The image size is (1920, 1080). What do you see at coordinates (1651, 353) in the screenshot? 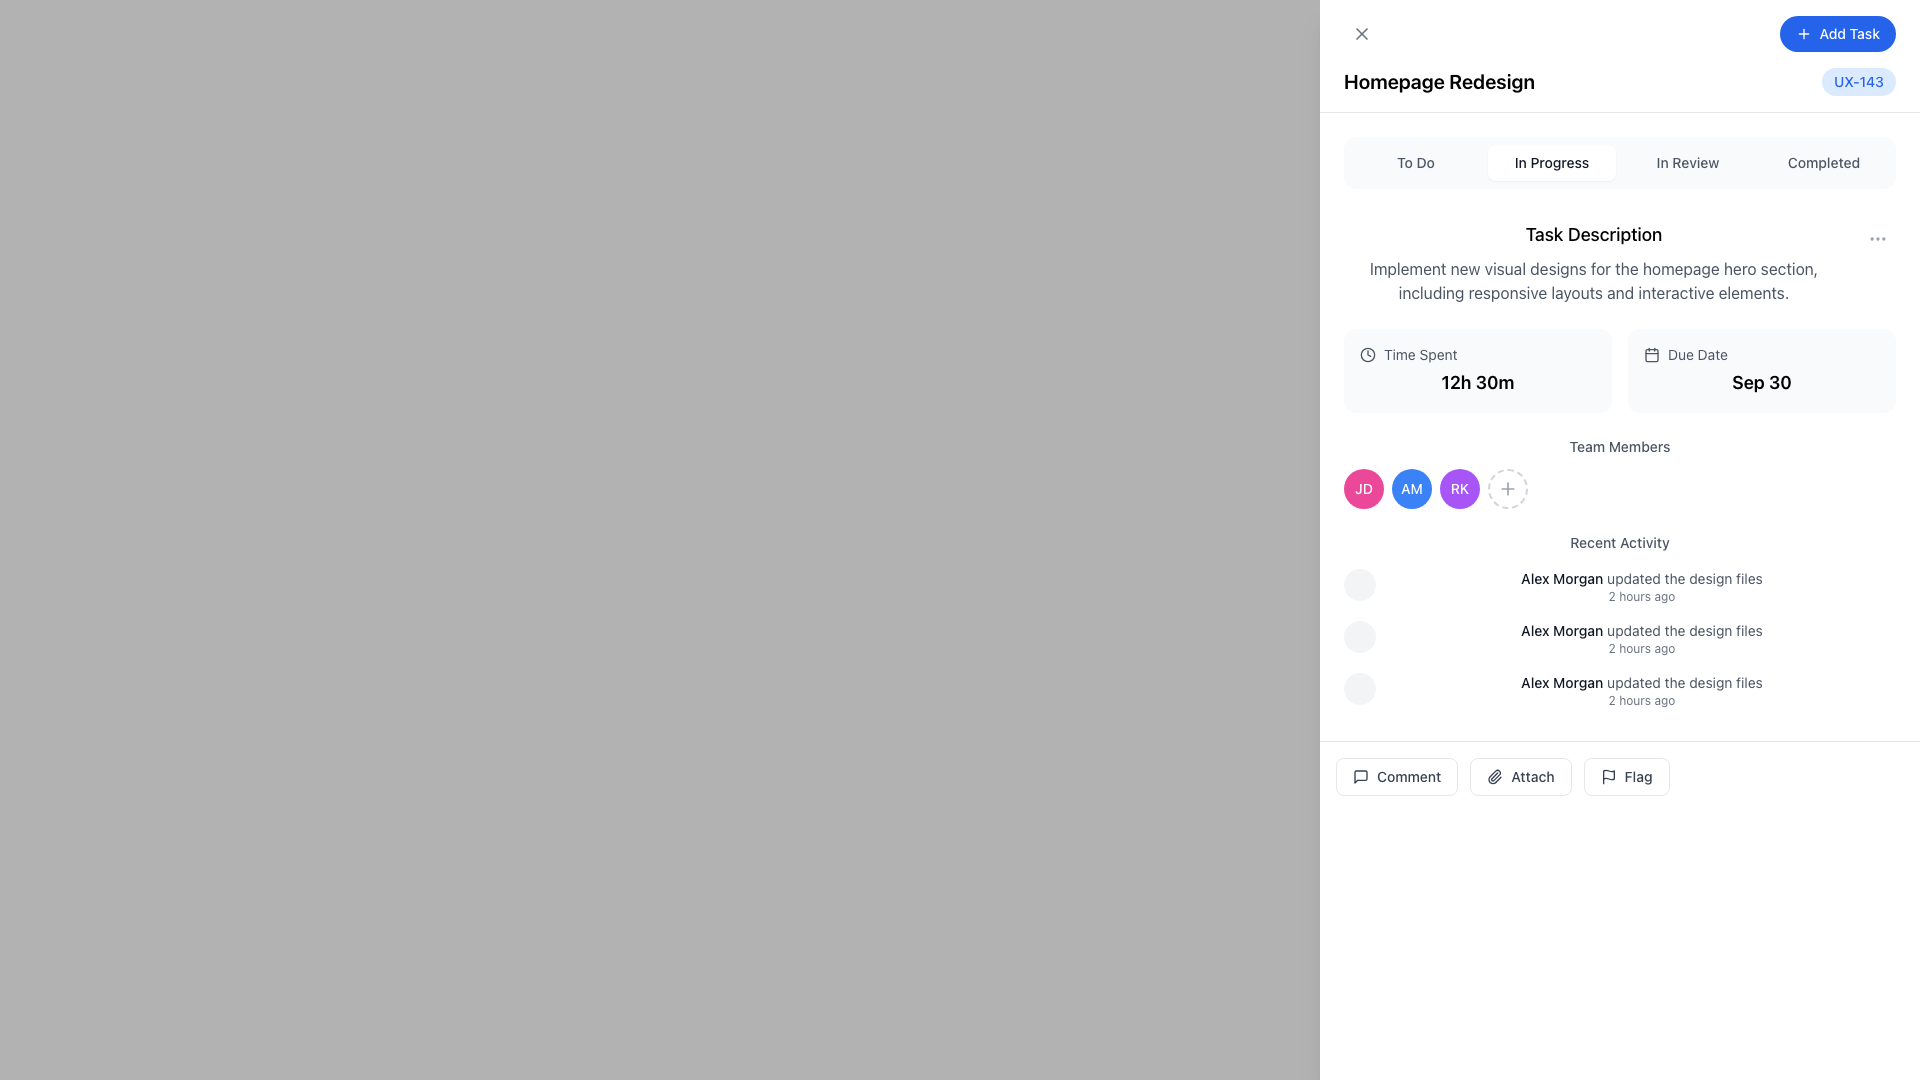
I see `the rounded rectangle component representing the background of the calendar icon located next to the 'Due Date' label` at bounding box center [1651, 353].